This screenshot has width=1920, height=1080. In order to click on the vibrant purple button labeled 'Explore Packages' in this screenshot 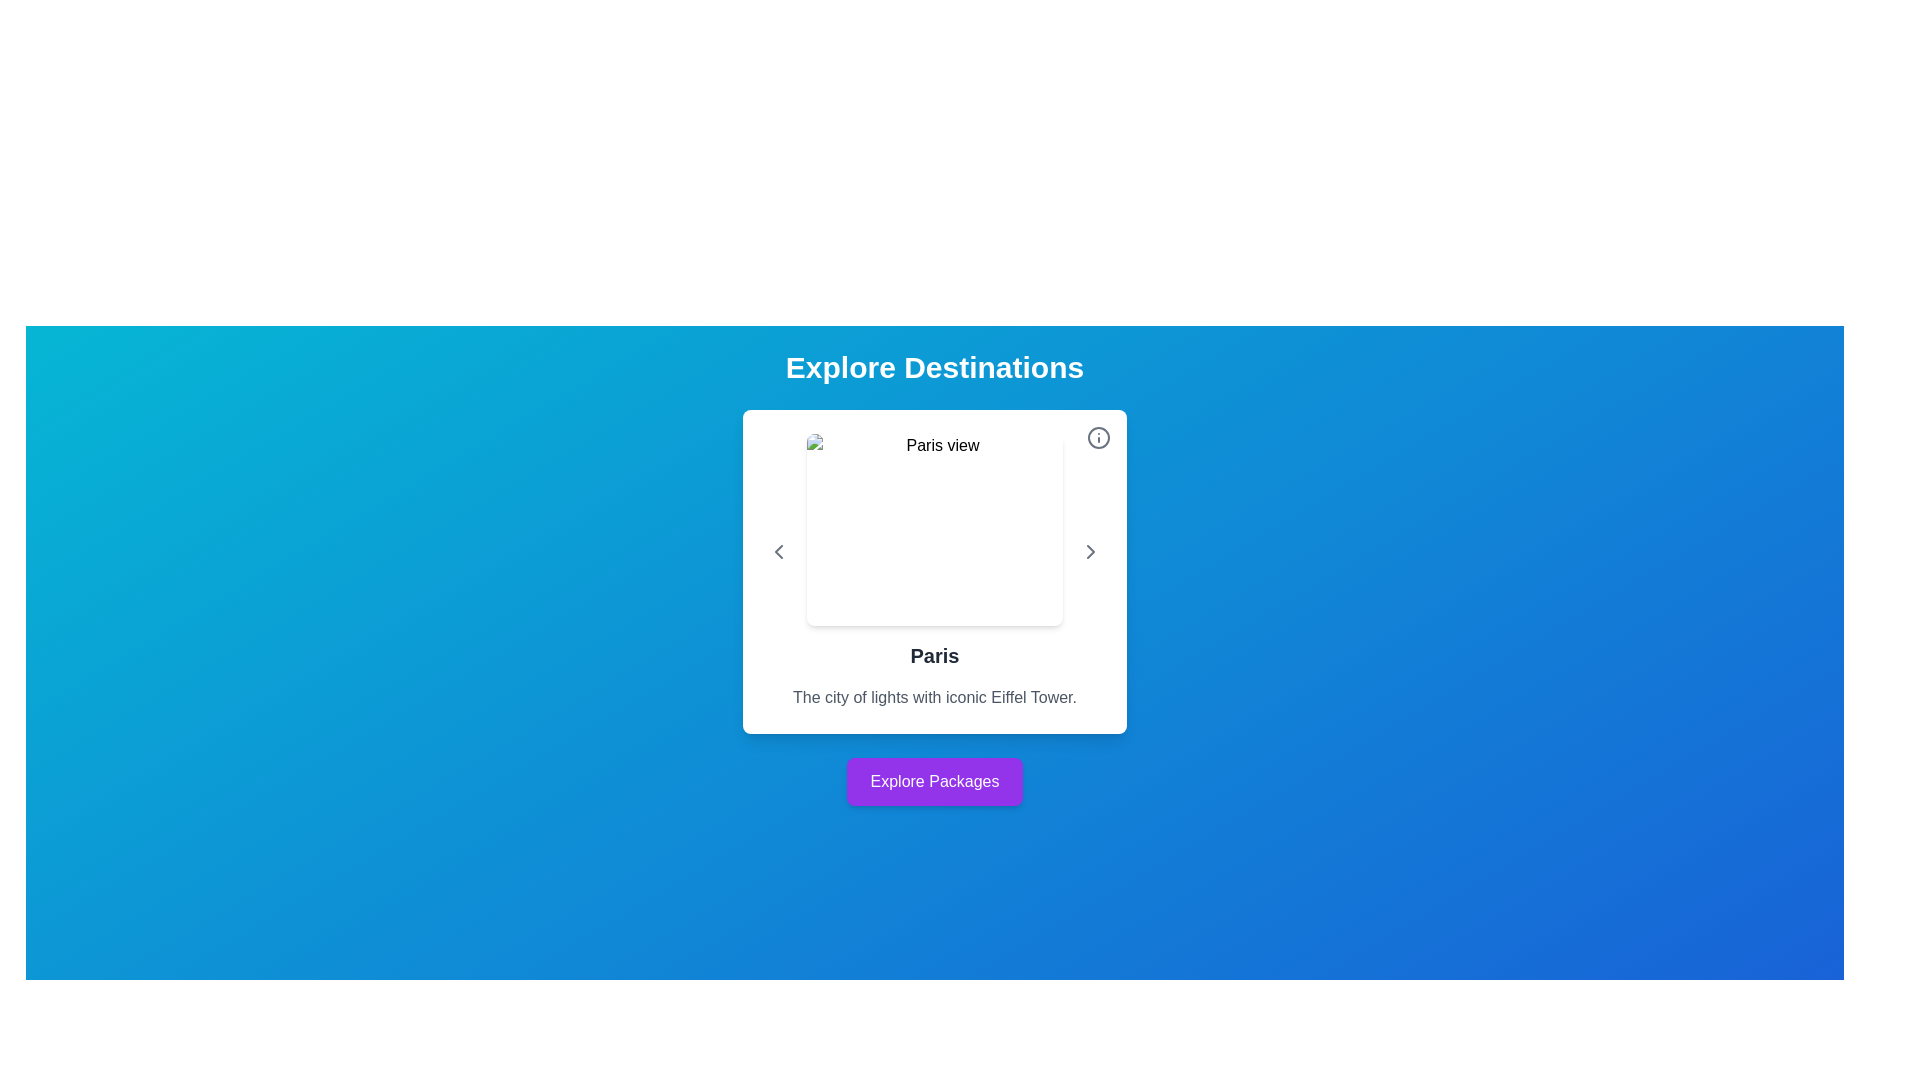, I will do `click(934, 781)`.